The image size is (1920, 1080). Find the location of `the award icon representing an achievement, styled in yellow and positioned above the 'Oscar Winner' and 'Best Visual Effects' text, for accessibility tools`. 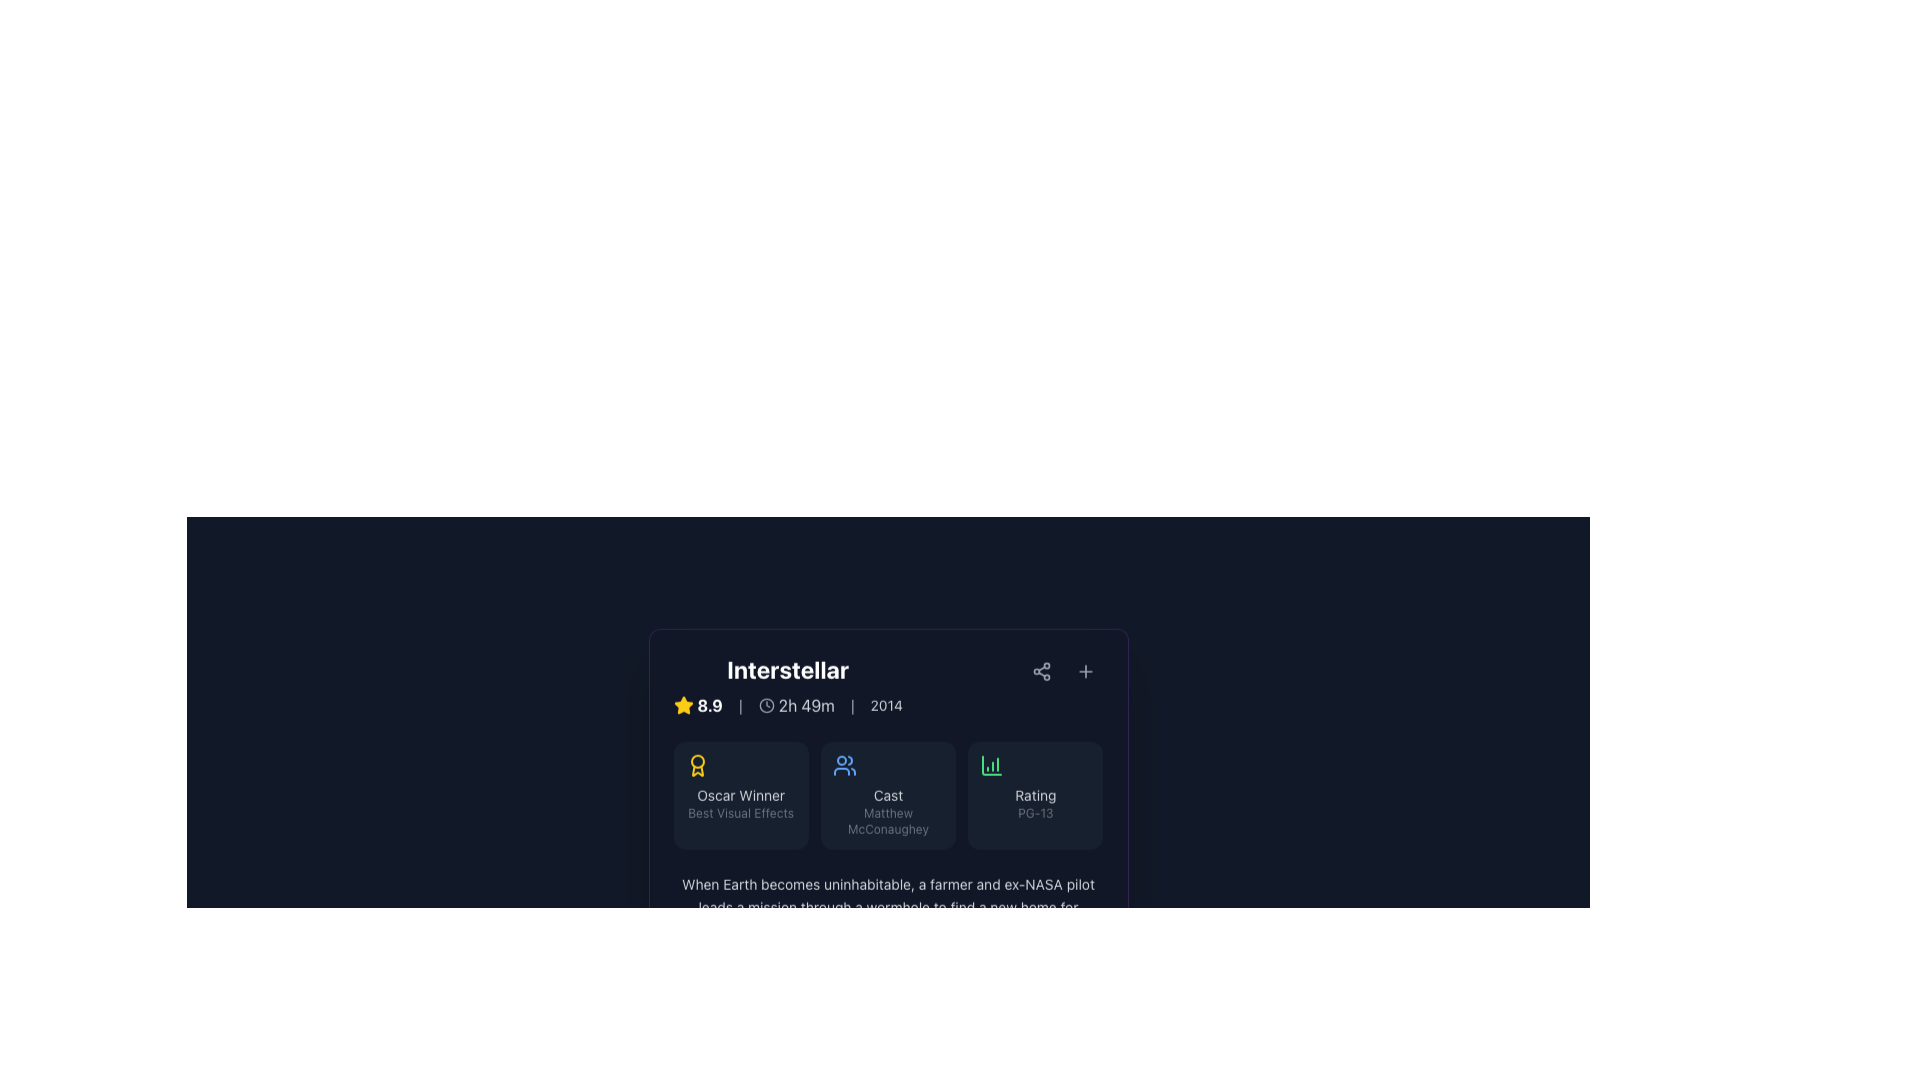

the award icon representing an achievement, styled in yellow and positioned above the 'Oscar Winner' and 'Best Visual Effects' text, for accessibility tools is located at coordinates (697, 765).